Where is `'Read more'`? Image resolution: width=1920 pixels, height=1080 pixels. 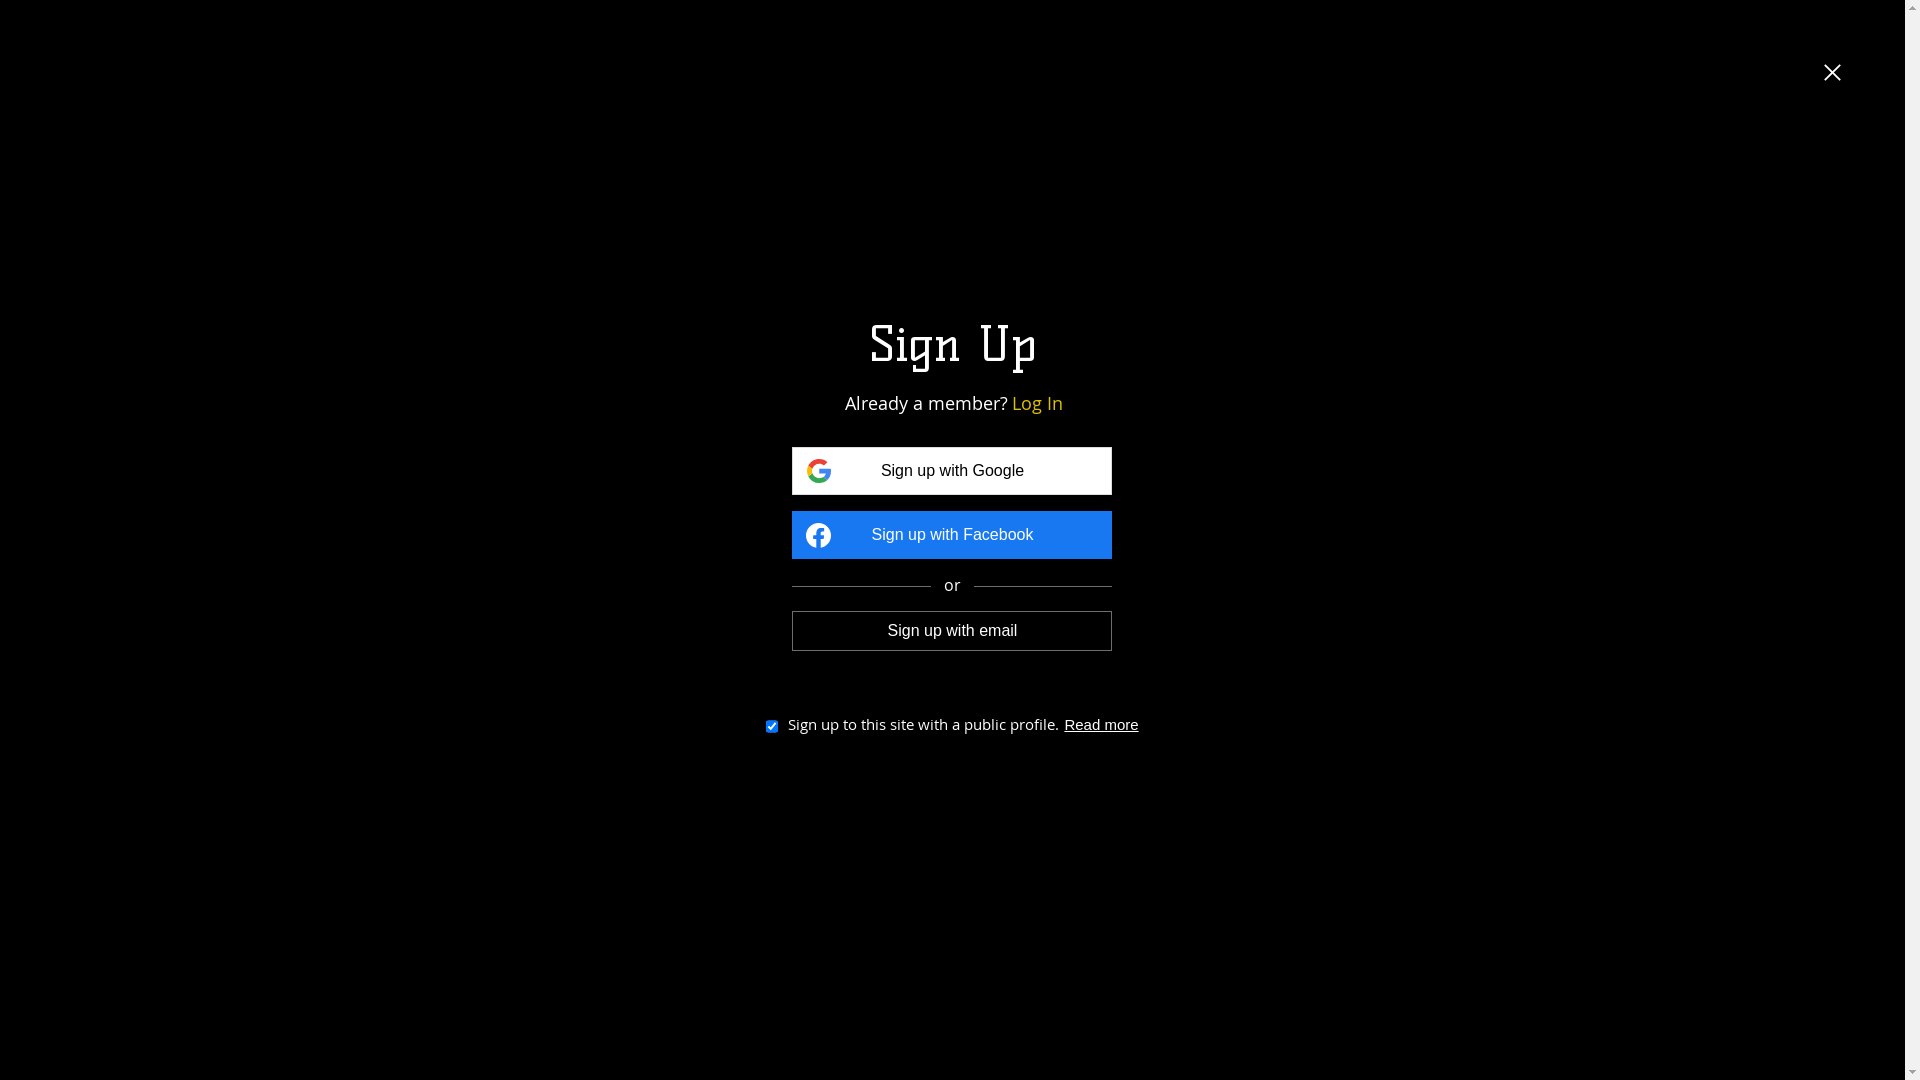
'Read more' is located at coordinates (1099, 724).